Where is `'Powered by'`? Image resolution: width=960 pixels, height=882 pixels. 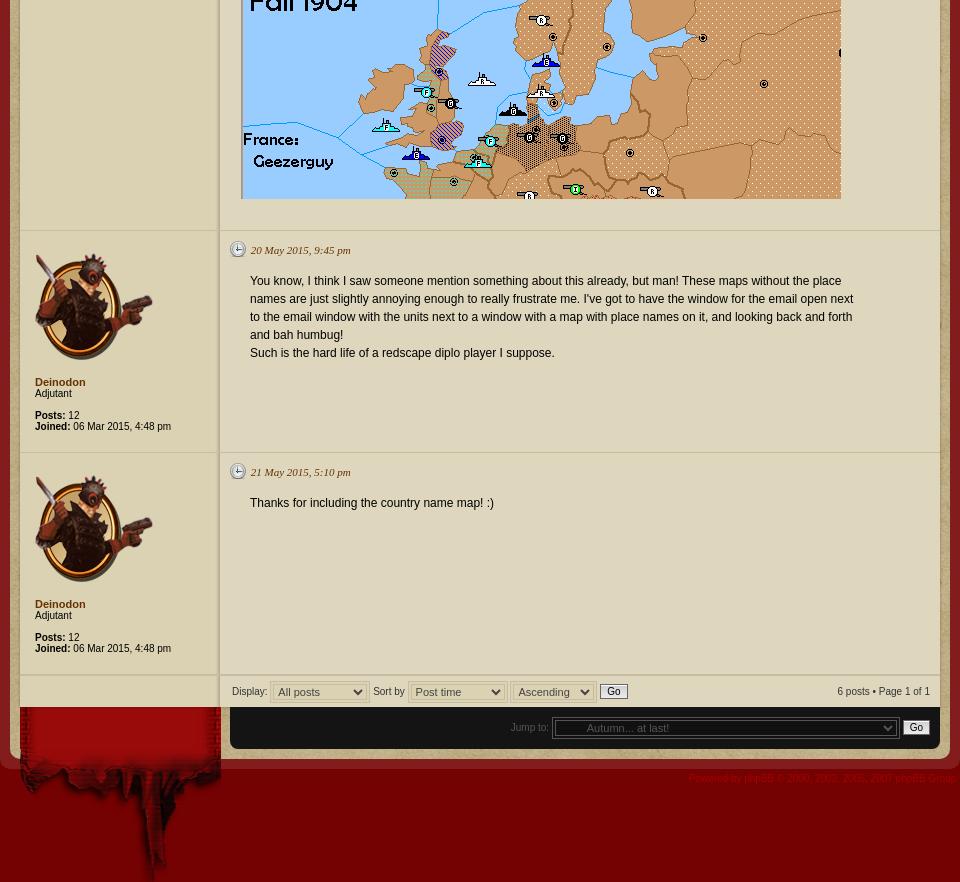
'Powered by' is located at coordinates (715, 777).